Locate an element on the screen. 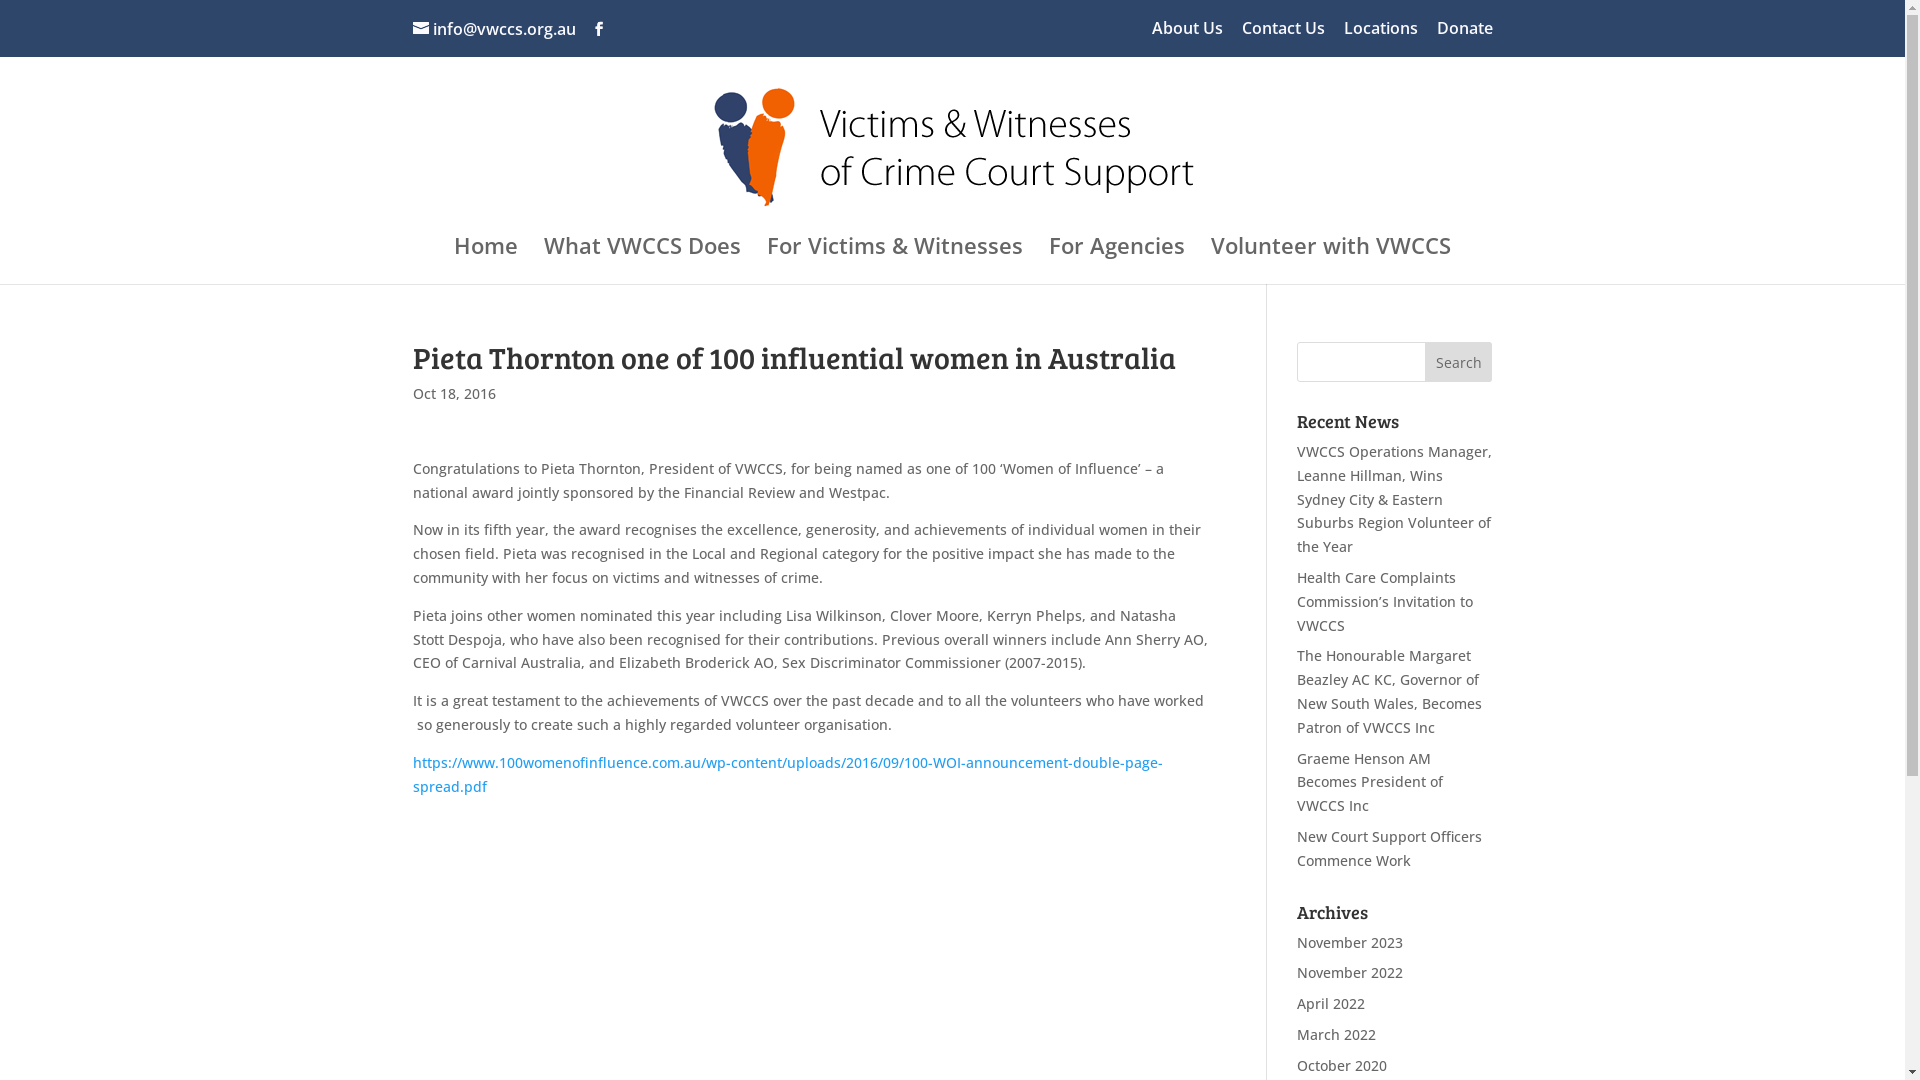 This screenshot has height=1080, width=1920. 'For Agencies' is located at coordinates (1116, 260).